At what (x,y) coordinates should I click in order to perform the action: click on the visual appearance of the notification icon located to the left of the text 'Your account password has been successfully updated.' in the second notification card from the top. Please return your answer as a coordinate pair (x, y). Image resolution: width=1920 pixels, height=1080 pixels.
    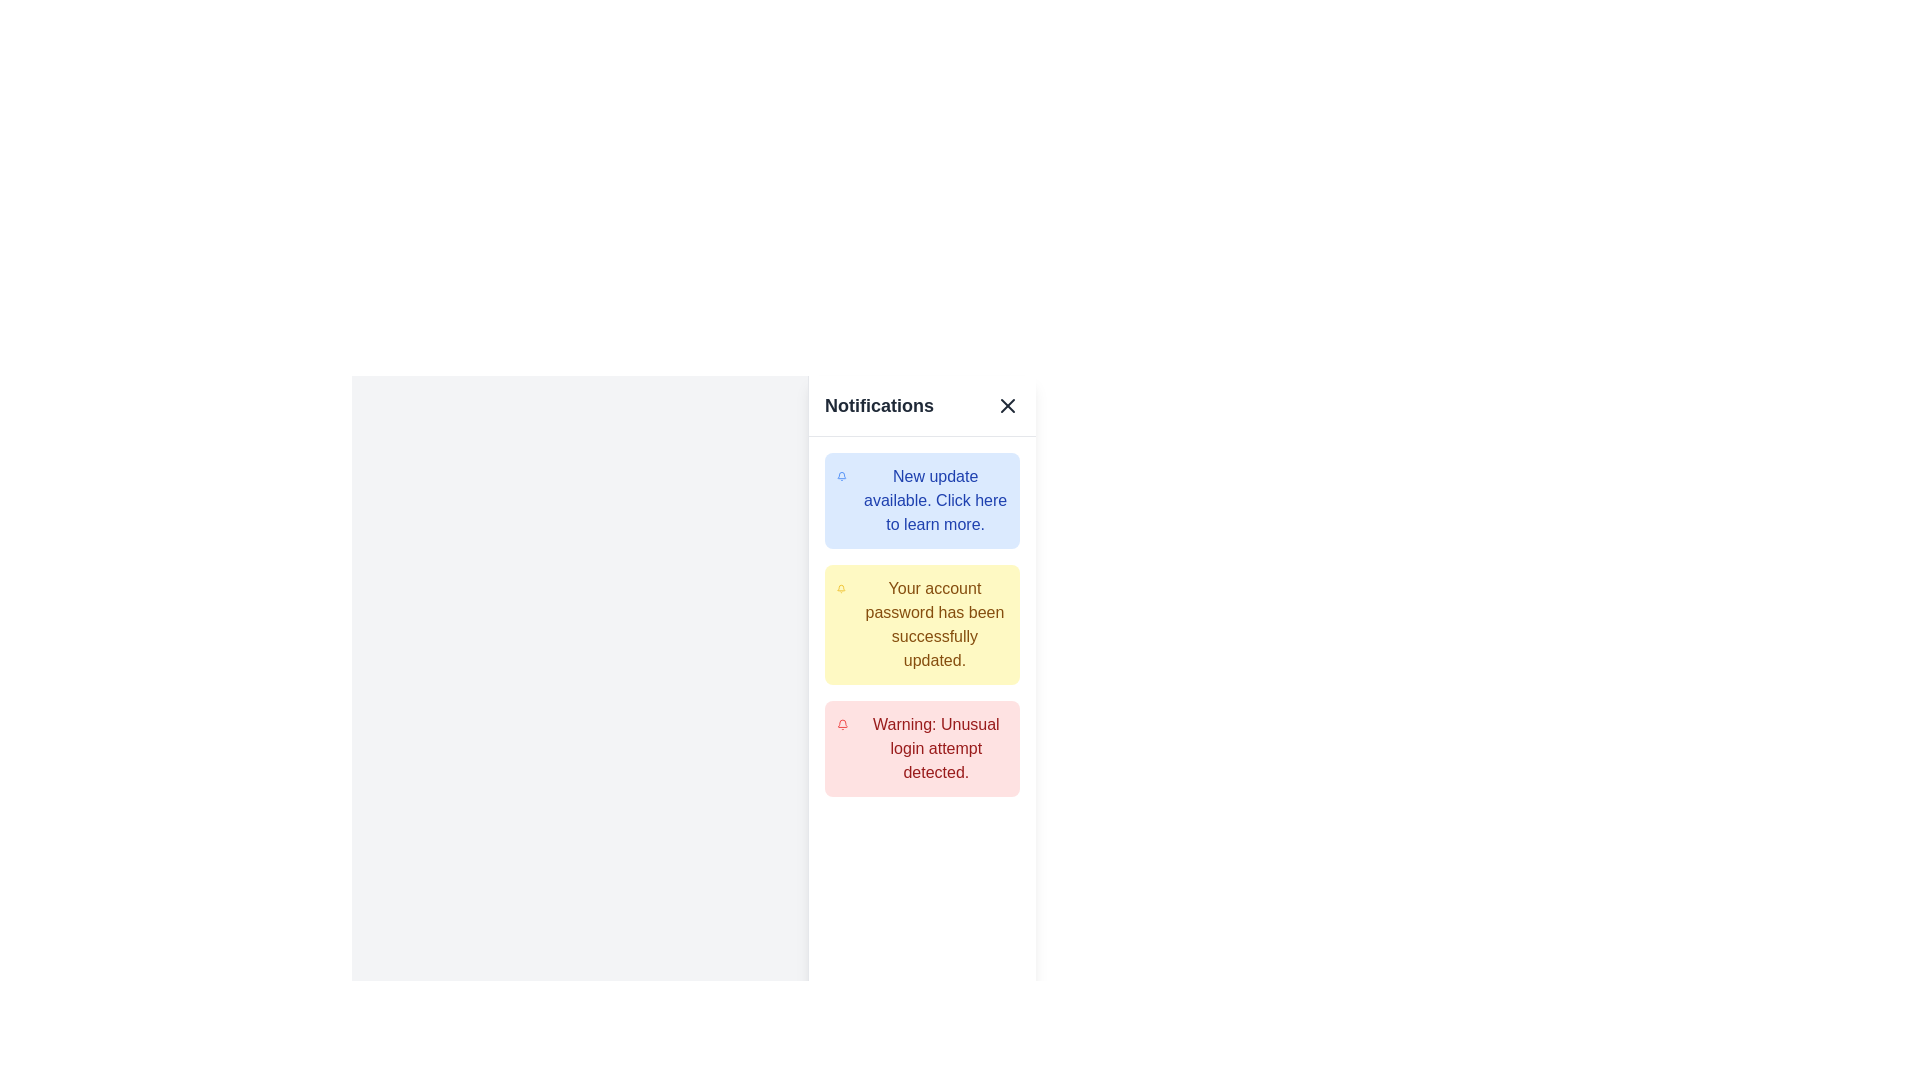
    Looking at the image, I should click on (841, 588).